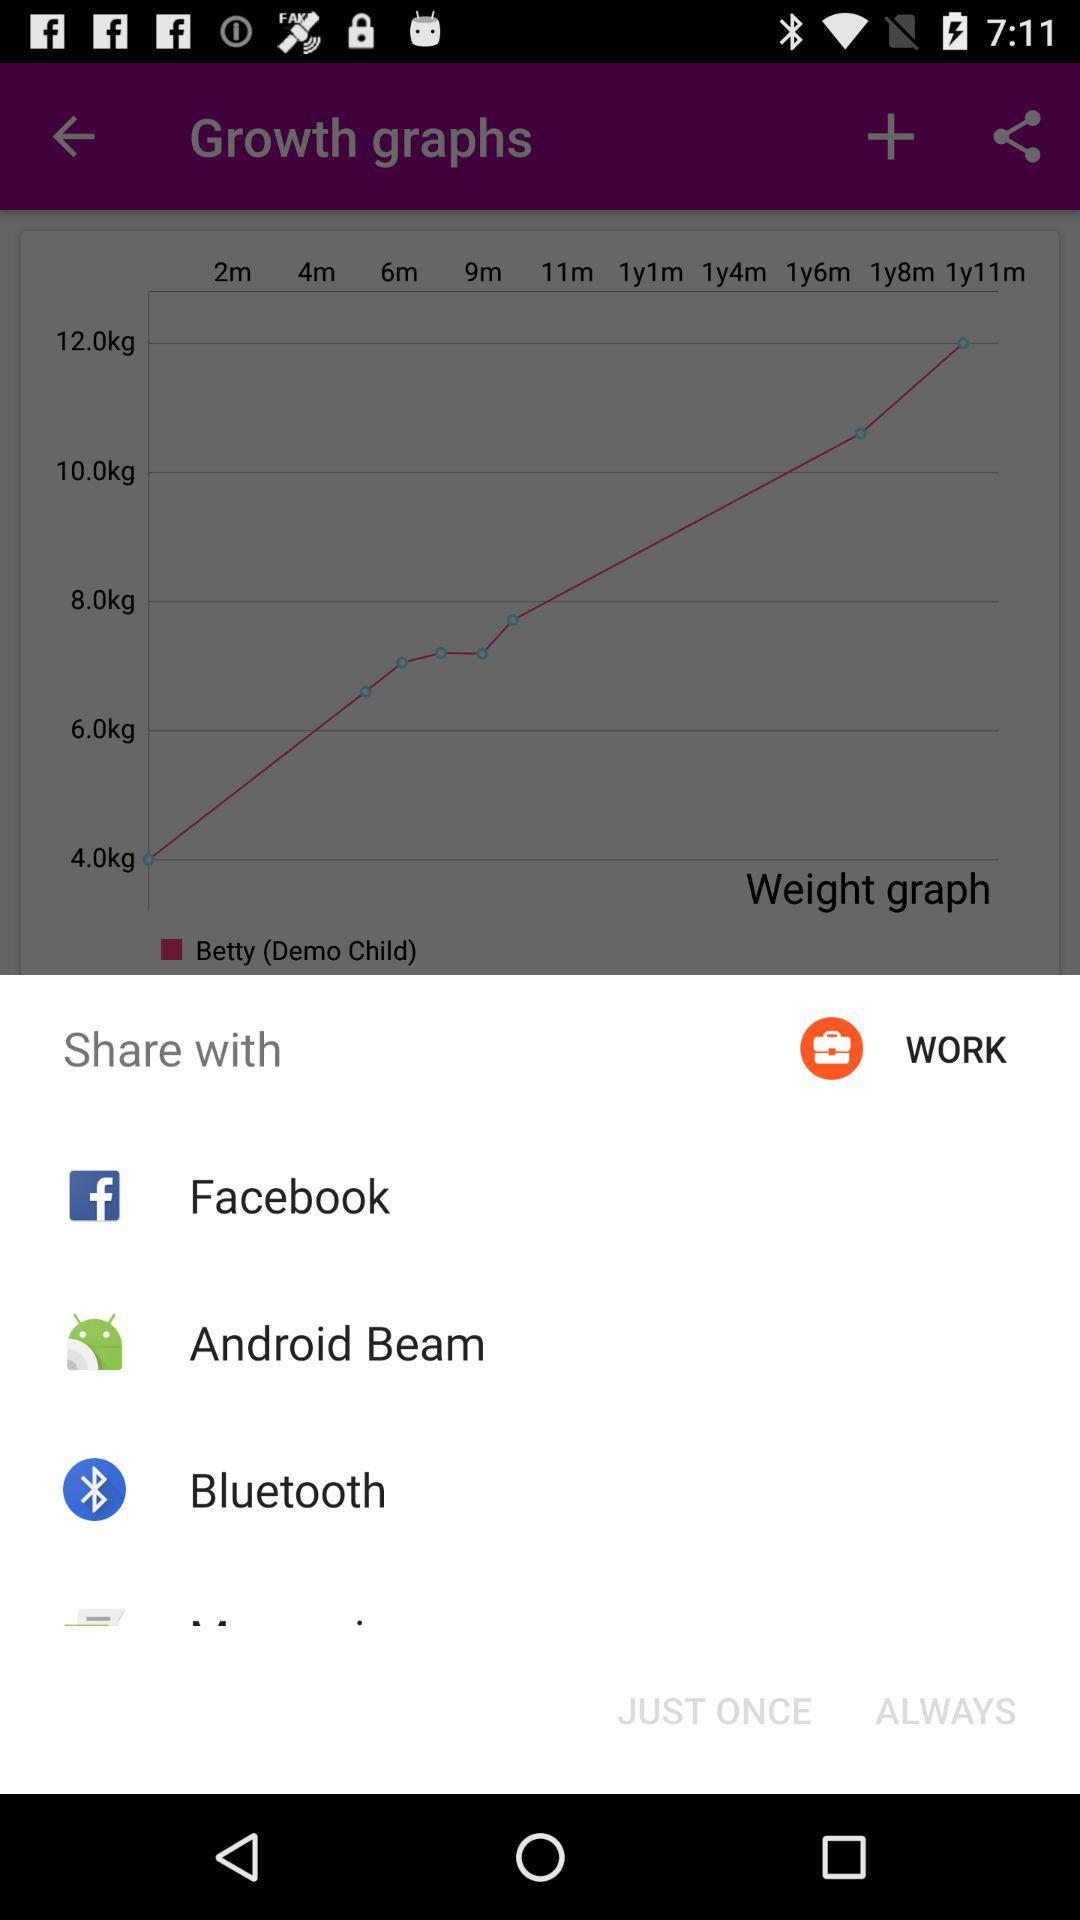 The image size is (1080, 1920). Describe the element at coordinates (713, 1708) in the screenshot. I see `just once item` at that location.